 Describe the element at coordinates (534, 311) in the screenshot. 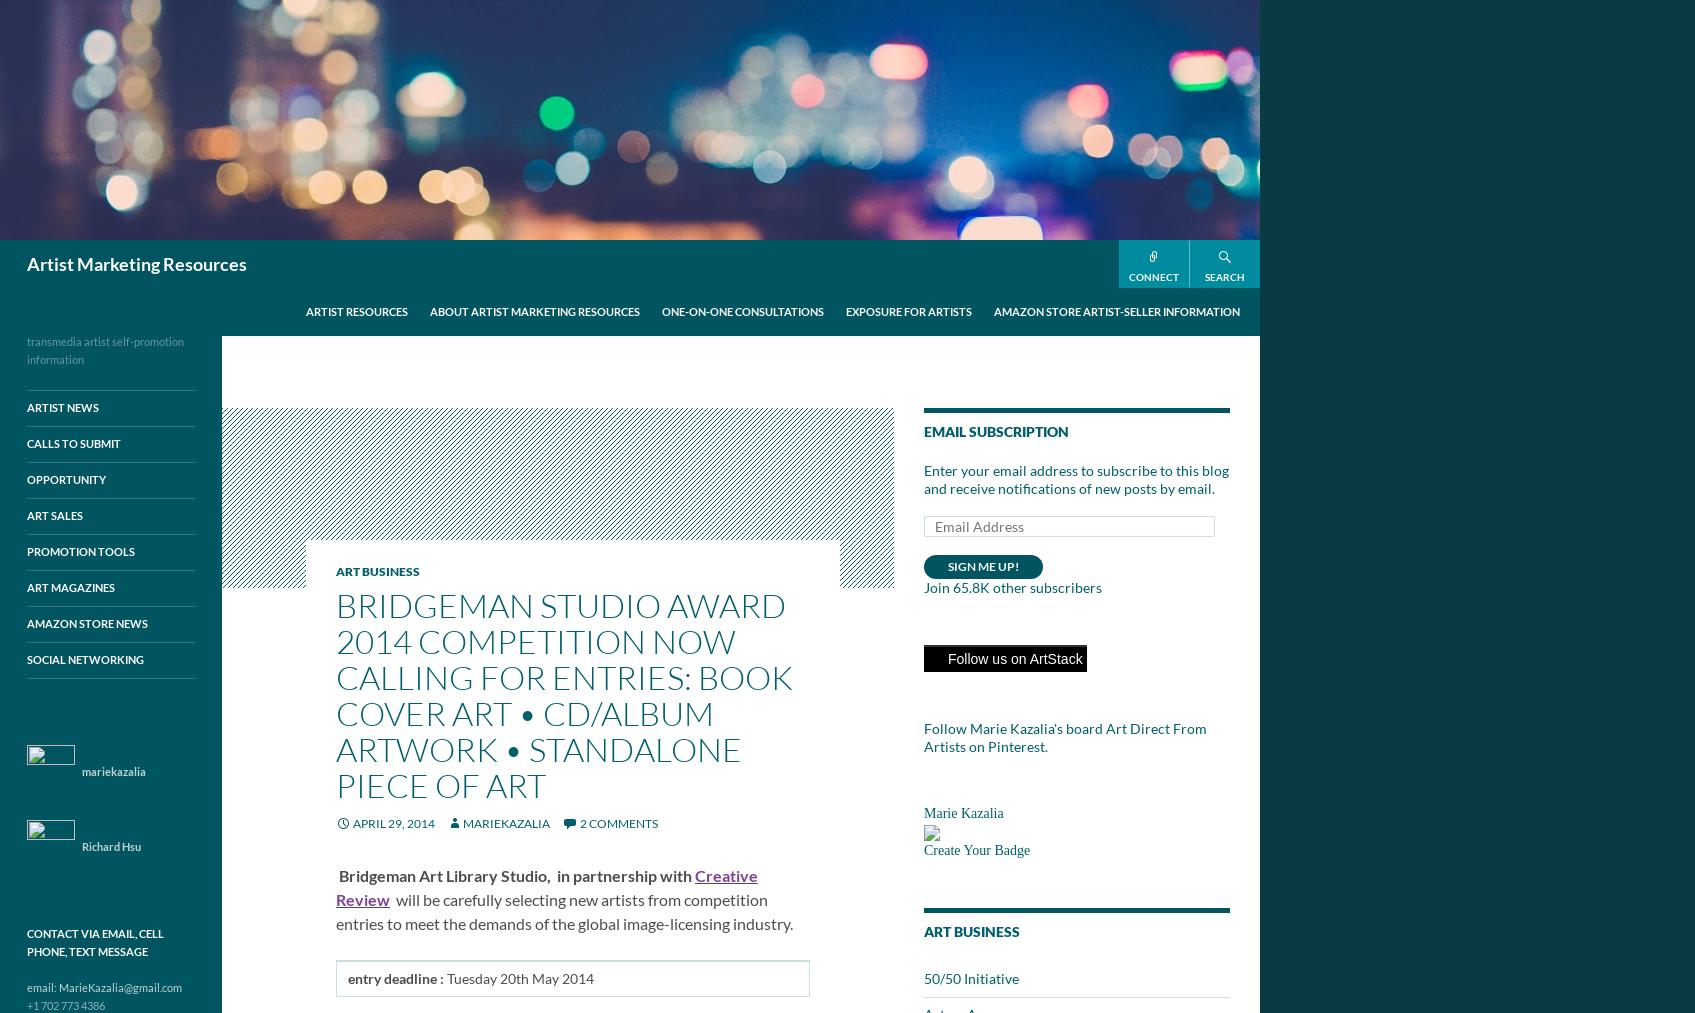

I see `'About  Artist  Marketing  Resources'` at that location.